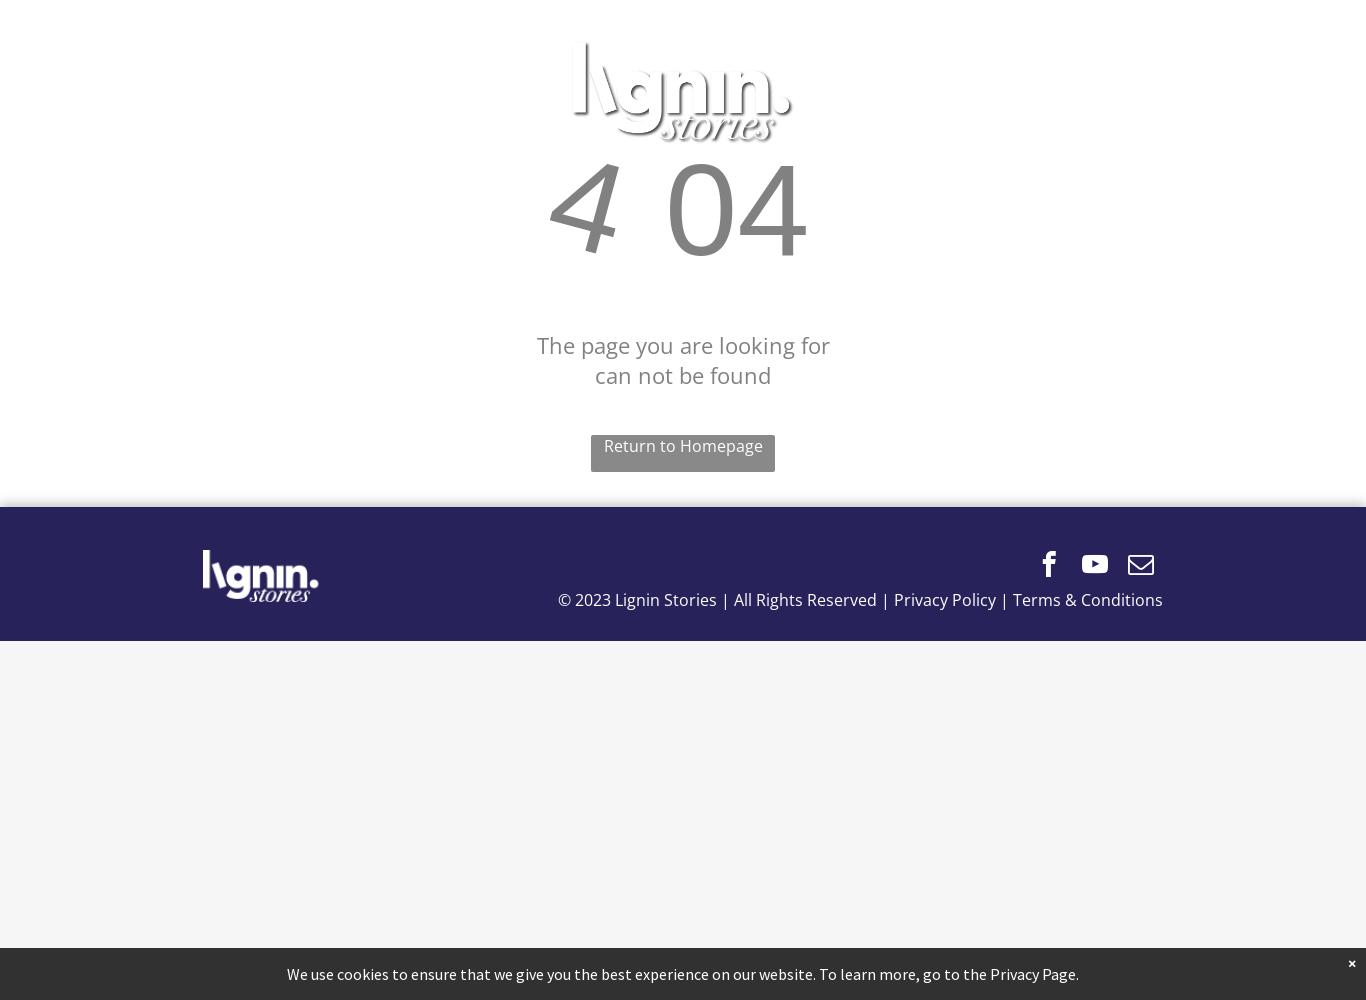 Image resolution: width=1366 pixels, height=1000 pixels. What do you see at coordinates (585, 599) in the screenshot?
I see `'© 2023'` at bounding box center [585, 599].